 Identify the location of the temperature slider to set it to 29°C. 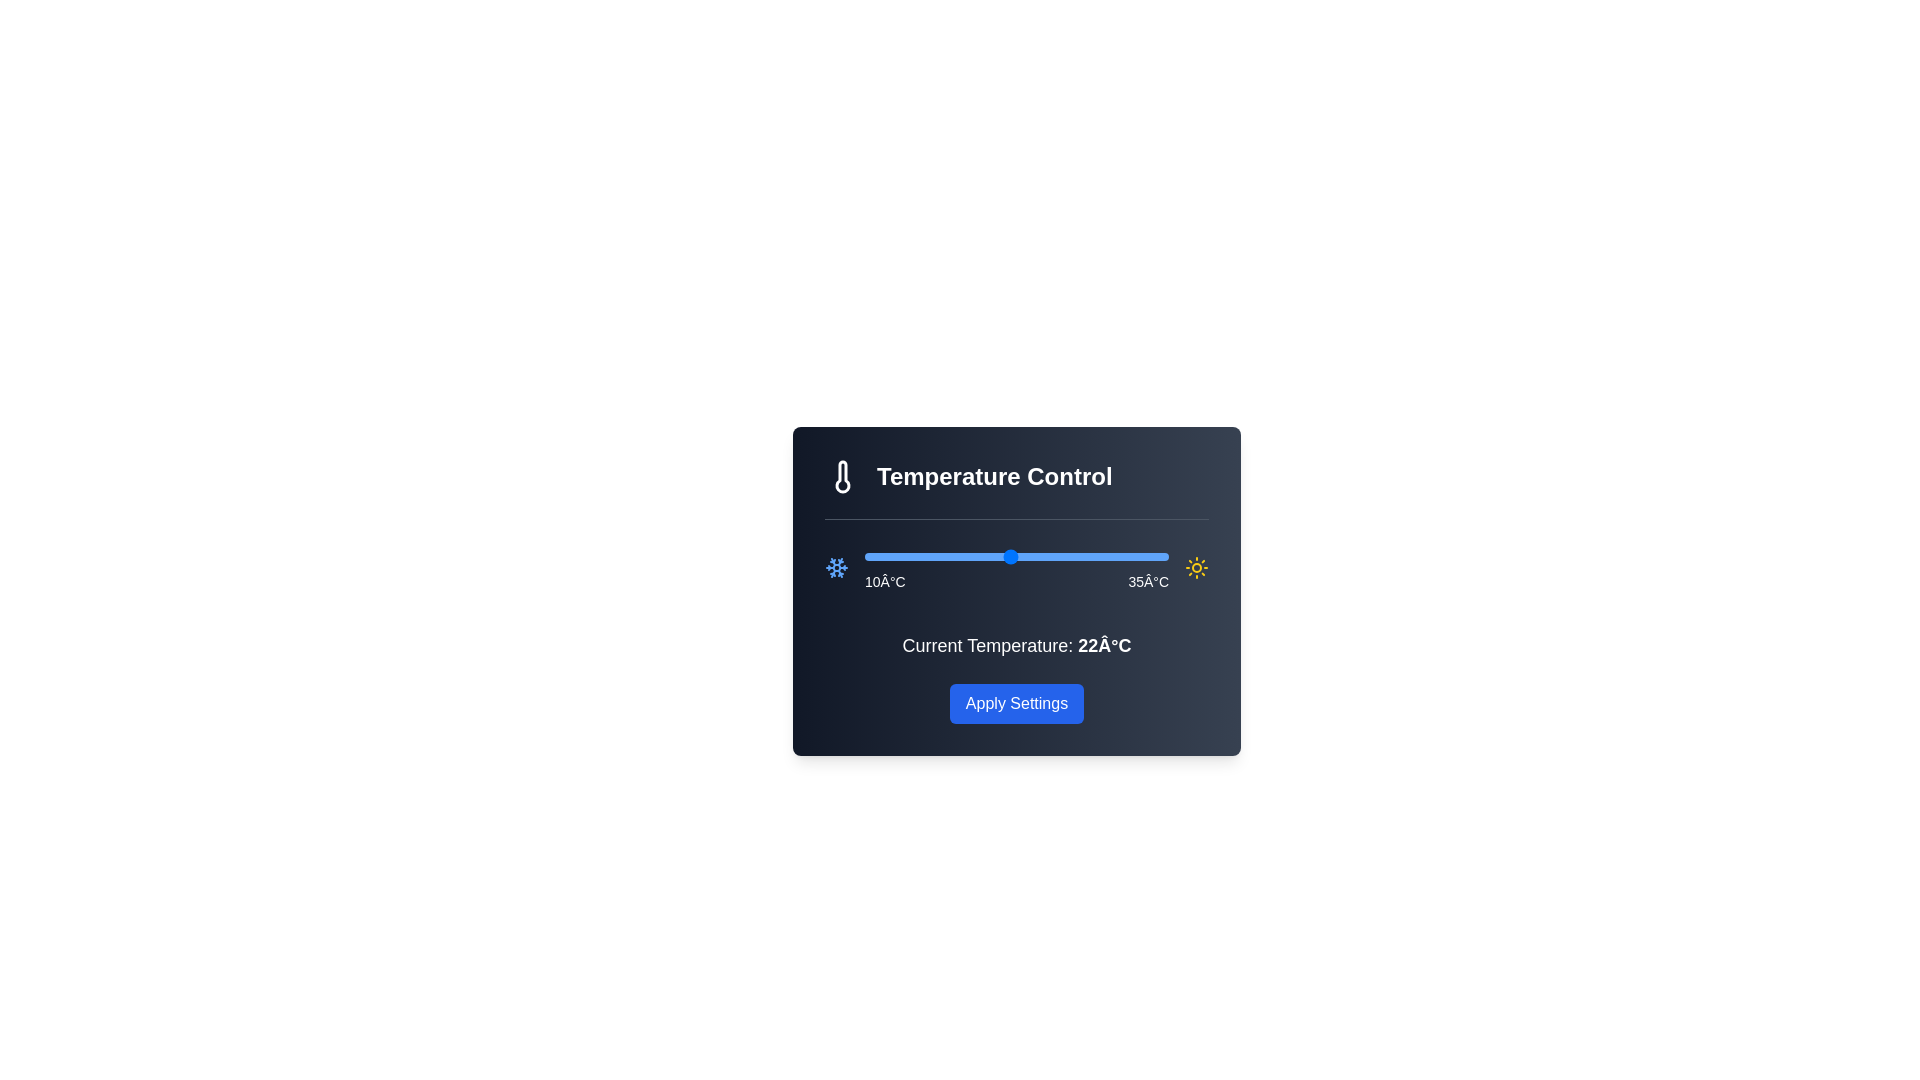
(1095, 556).